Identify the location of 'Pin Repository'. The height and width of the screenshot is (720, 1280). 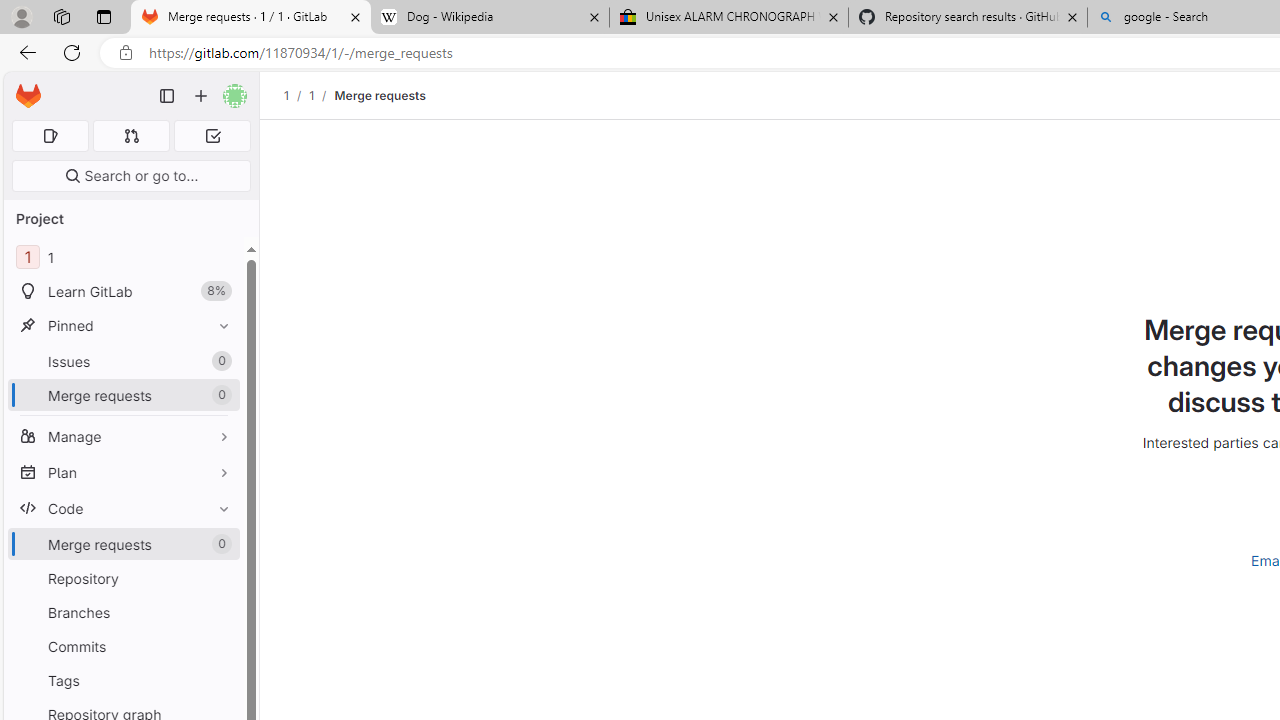
(219, 578).